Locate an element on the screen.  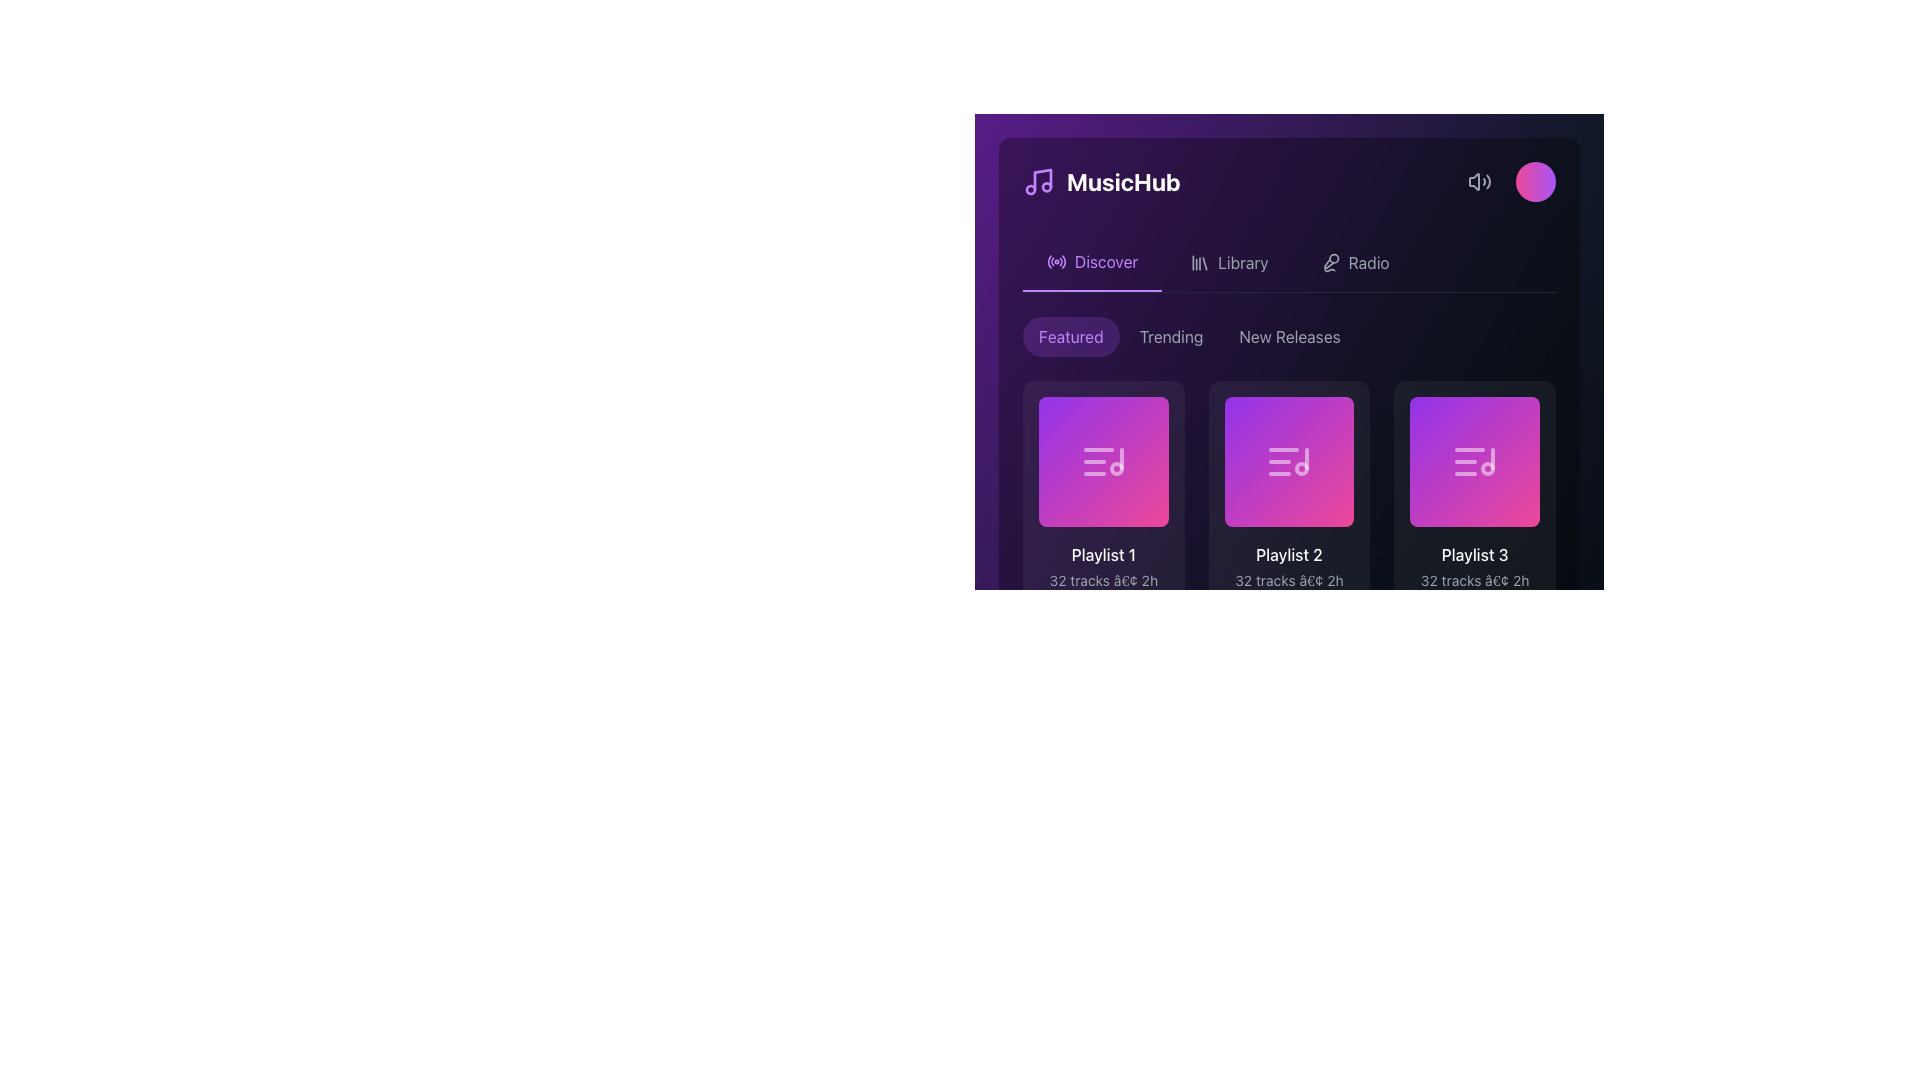
the Text Label that serves as the title or name of the associated playlist, positioned under the square icon representing the playlist is located at coordinates (1102, 554).